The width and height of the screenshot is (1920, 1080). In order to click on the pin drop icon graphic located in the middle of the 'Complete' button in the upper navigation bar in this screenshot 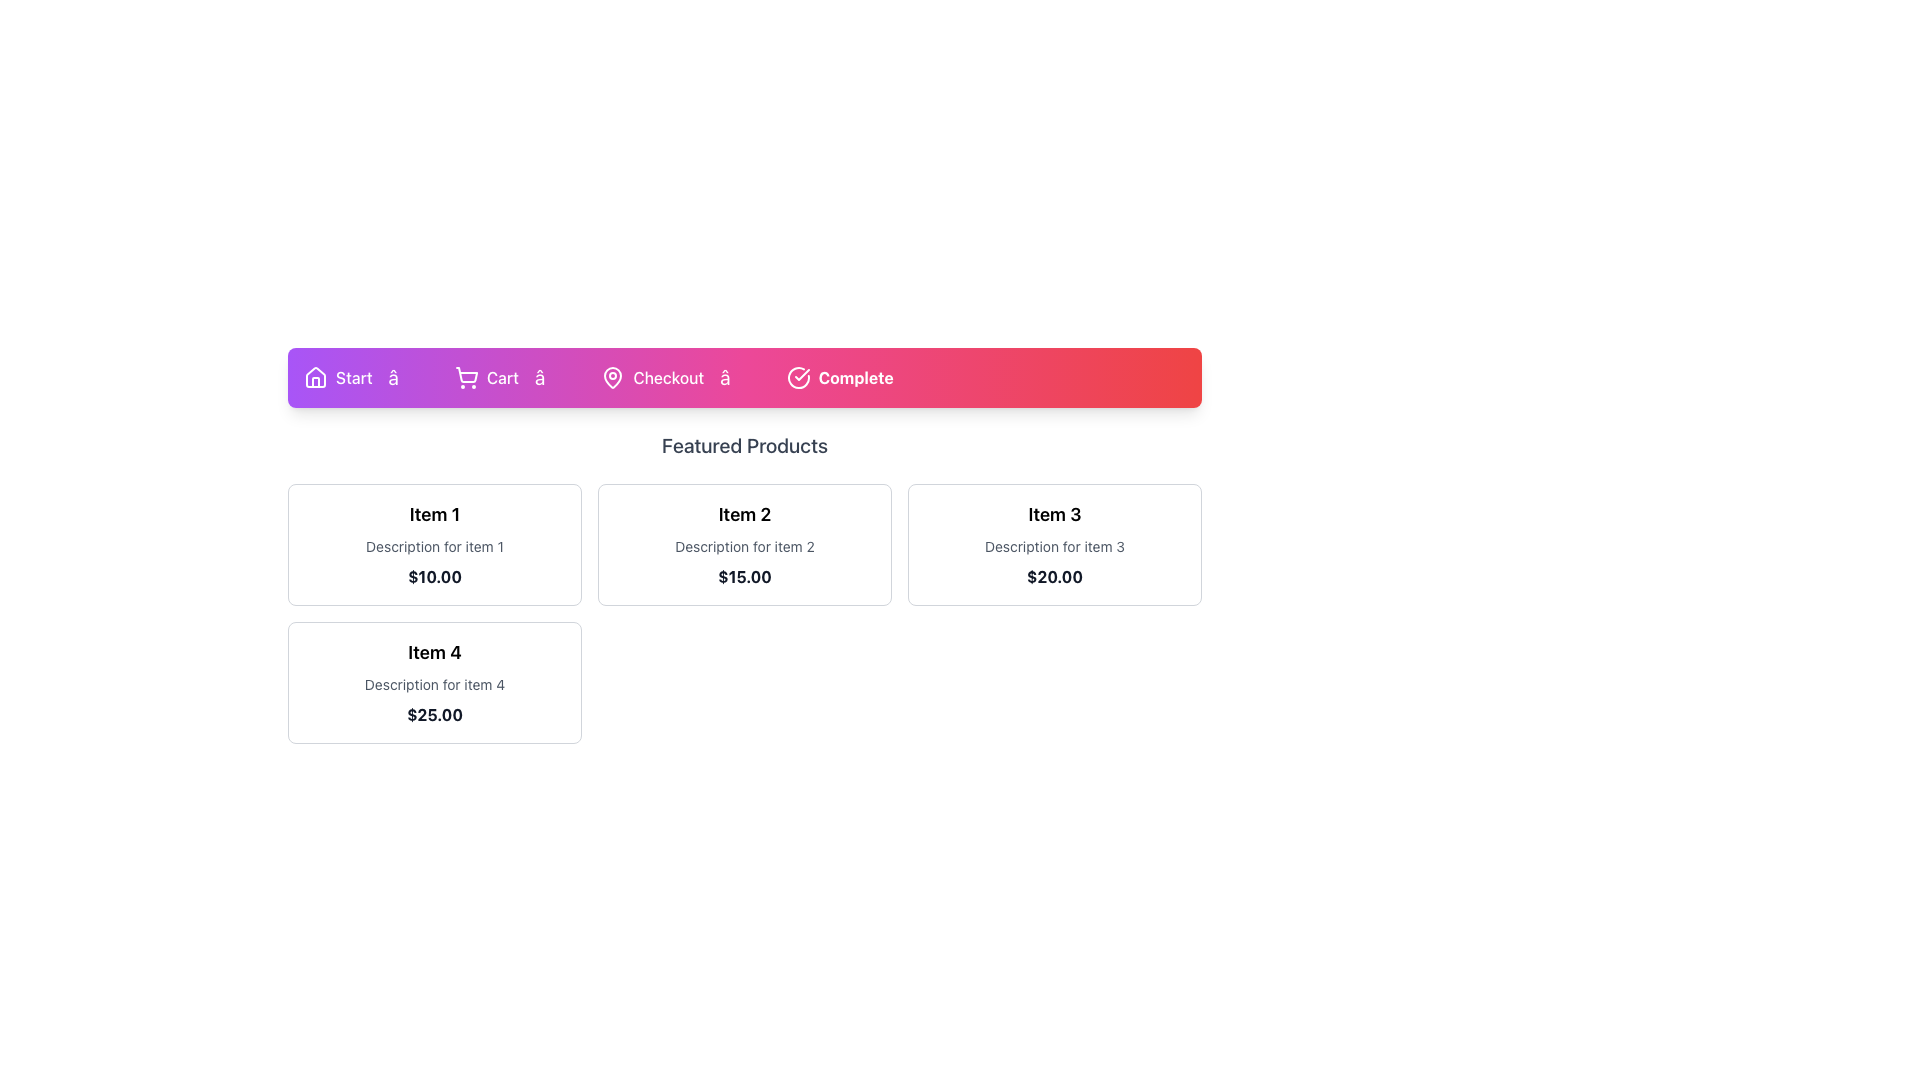, I will do `click(612, 378)`.